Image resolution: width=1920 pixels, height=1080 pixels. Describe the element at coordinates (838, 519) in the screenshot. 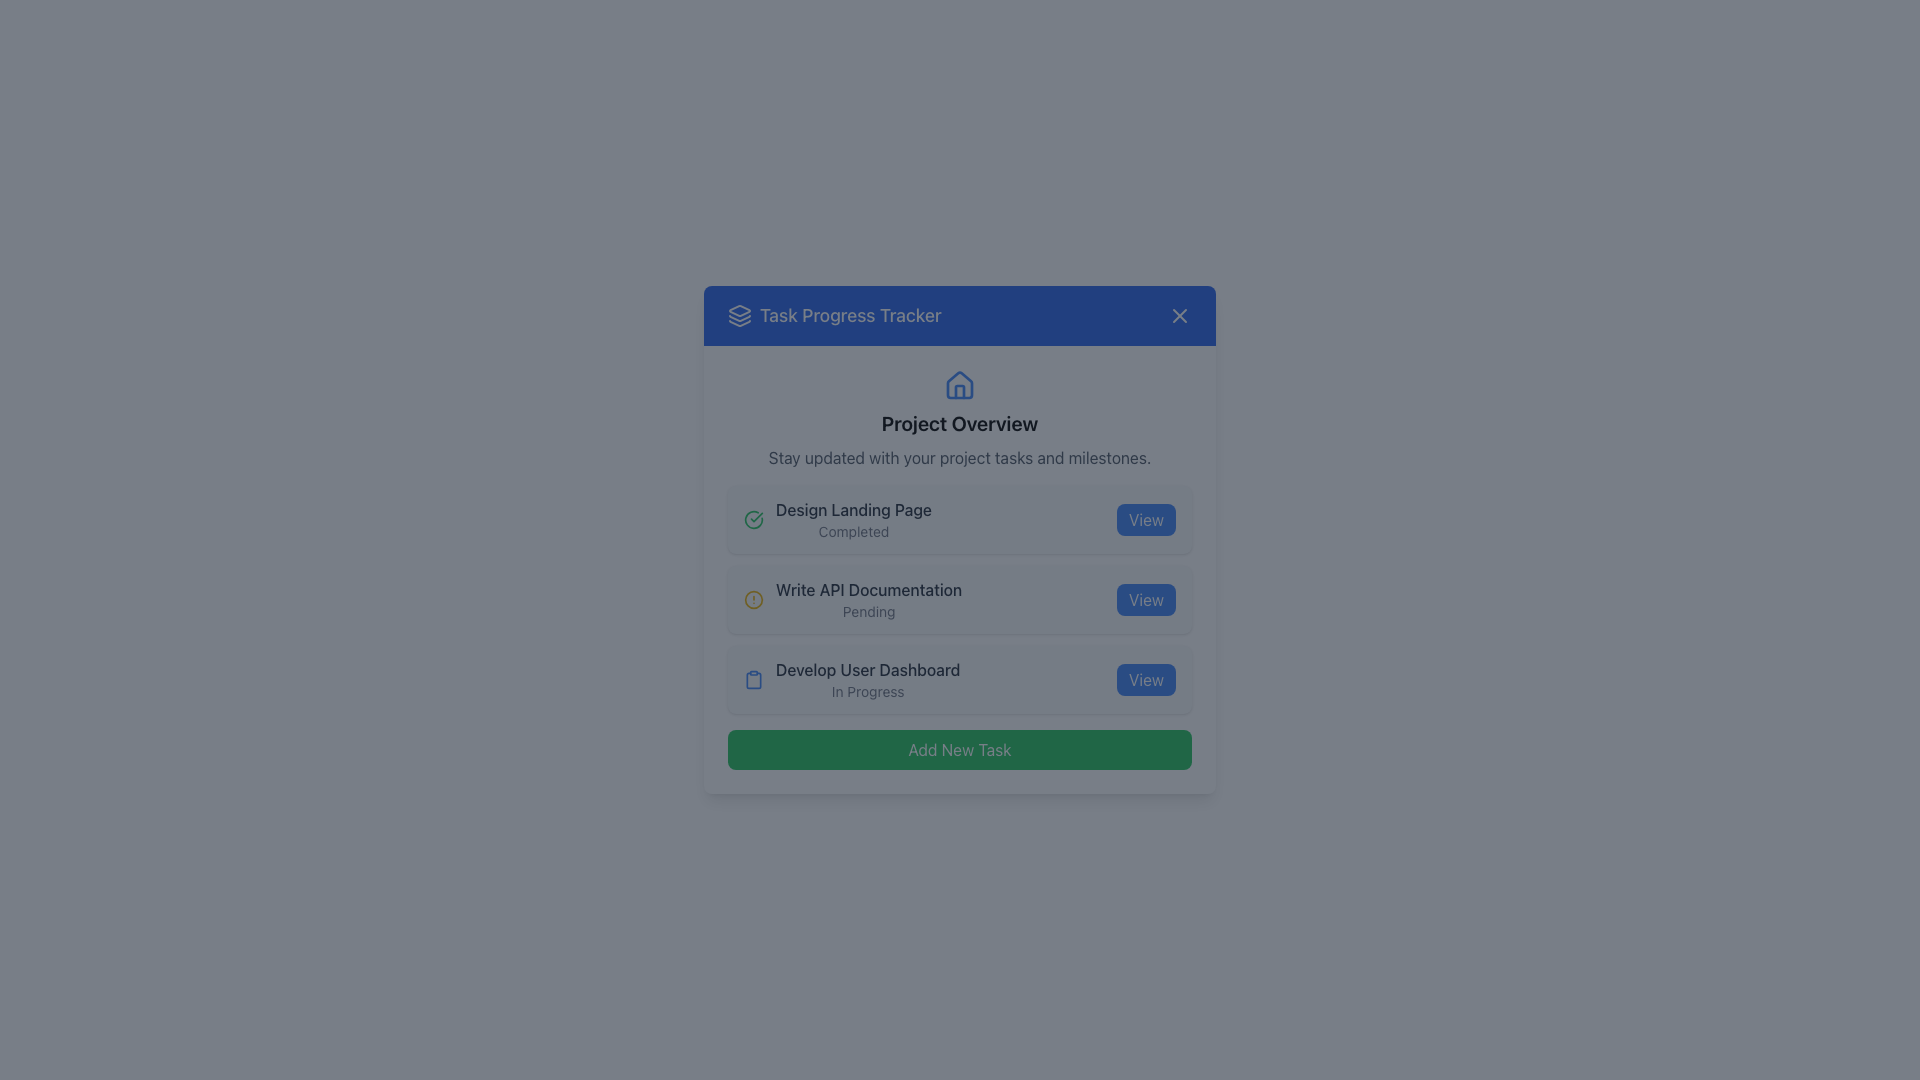

I see `the Text label displaying the task title 'Design Landing Page' and its completion status 'Completed' in the first task card of the 'Task Progress Tracker' interface` at that location.